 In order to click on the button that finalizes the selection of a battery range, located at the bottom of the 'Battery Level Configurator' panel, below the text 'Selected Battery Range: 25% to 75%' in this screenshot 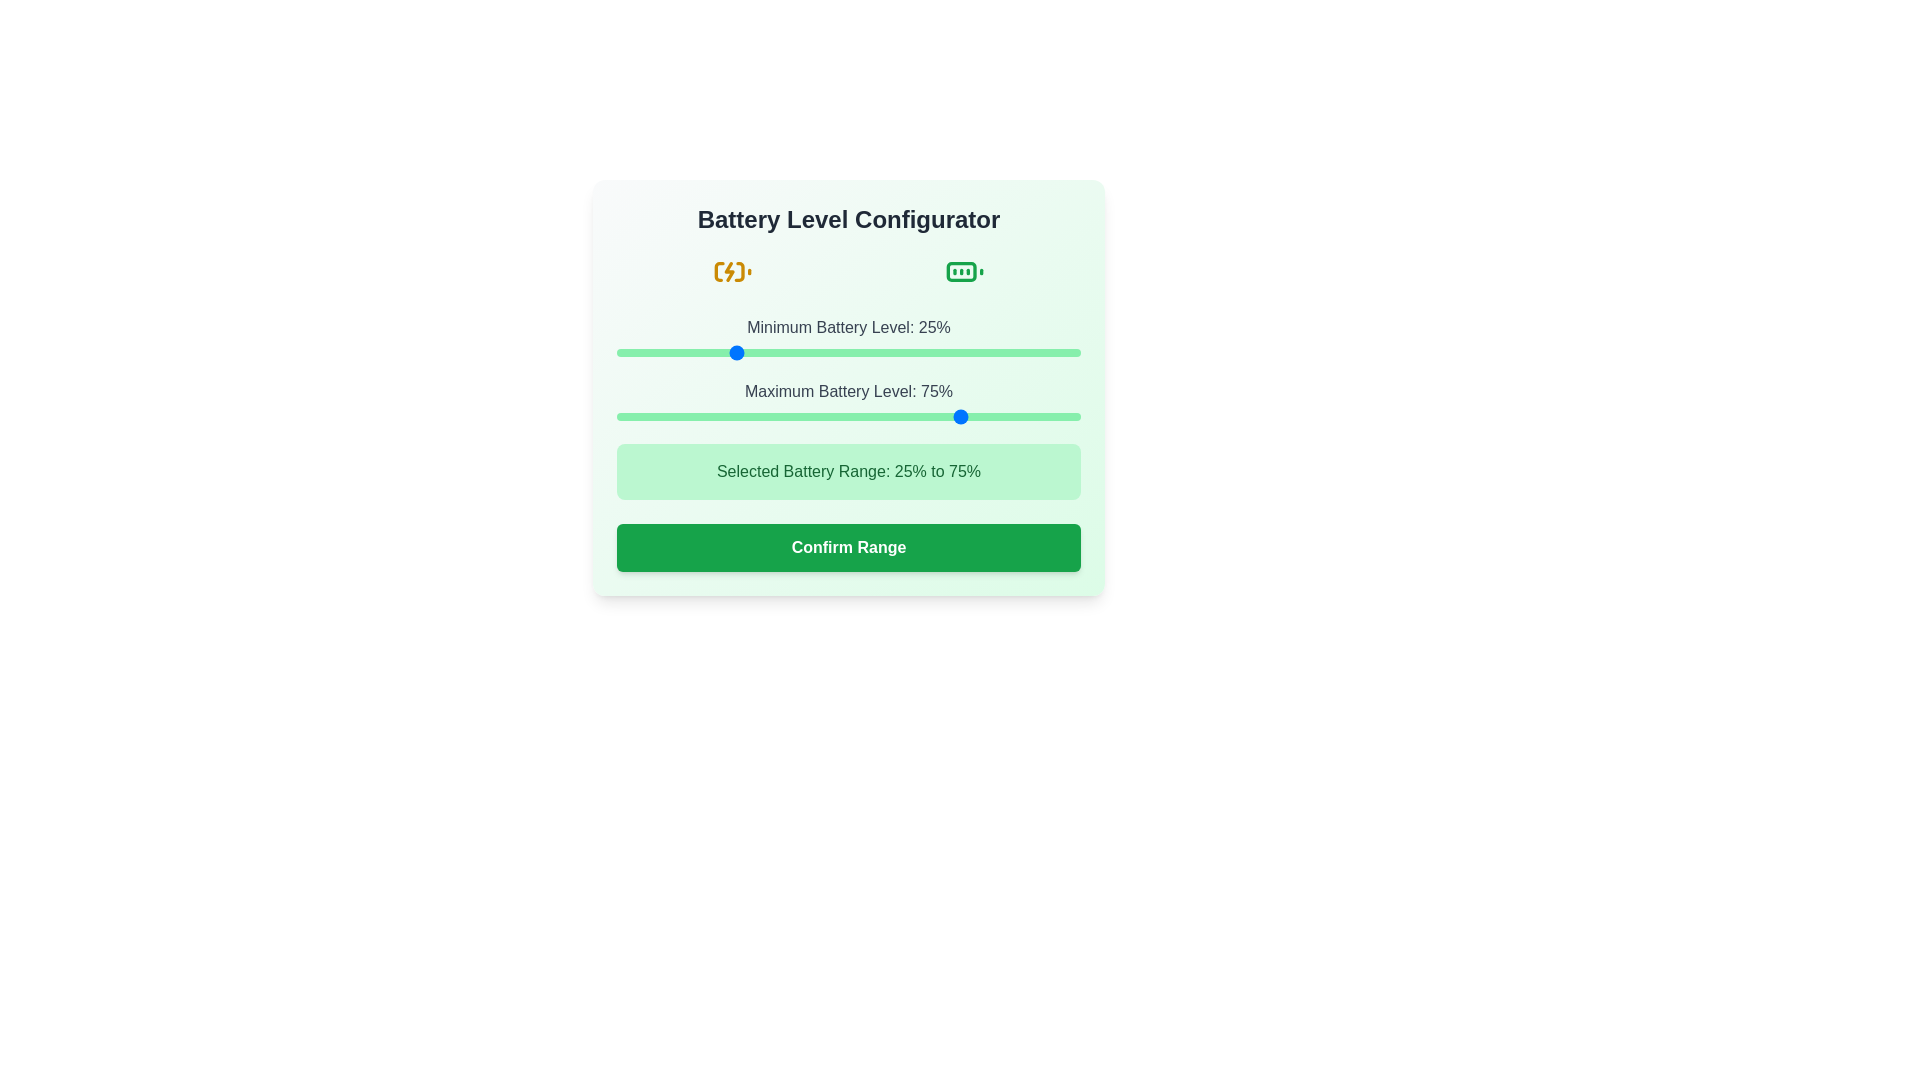, I will do `click(849, 547)`.